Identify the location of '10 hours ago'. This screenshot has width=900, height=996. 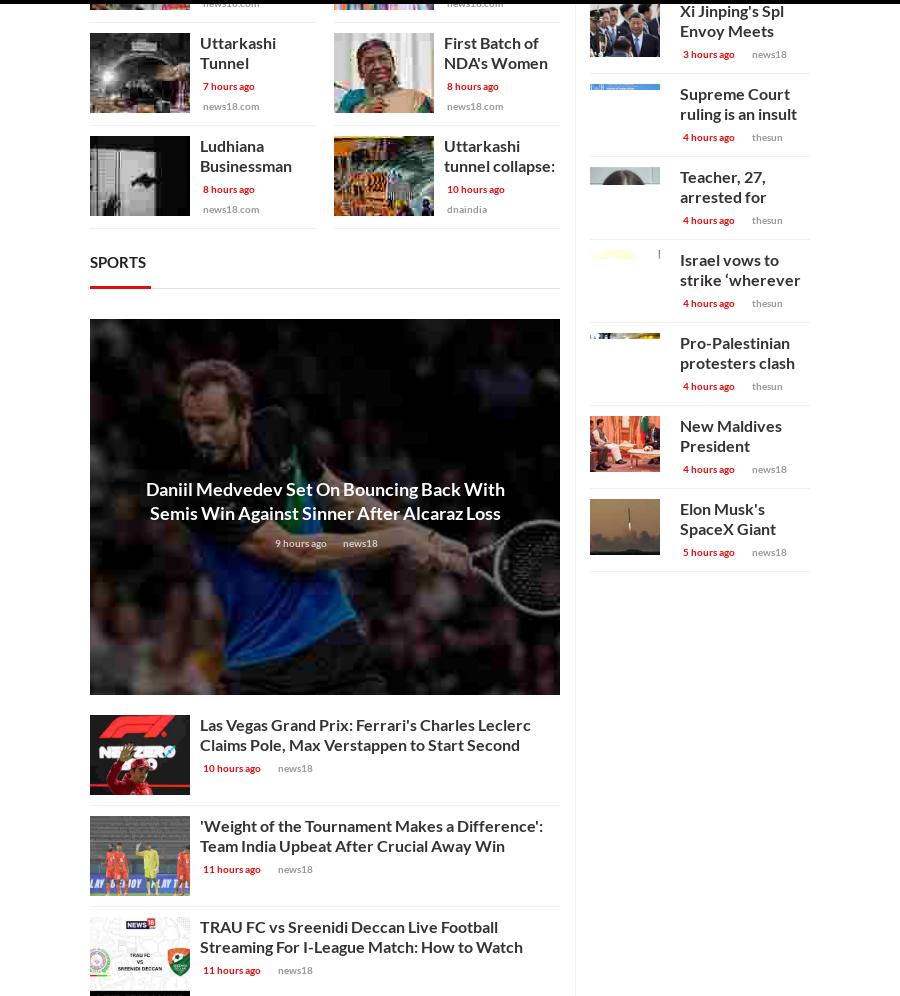
(231, 768).